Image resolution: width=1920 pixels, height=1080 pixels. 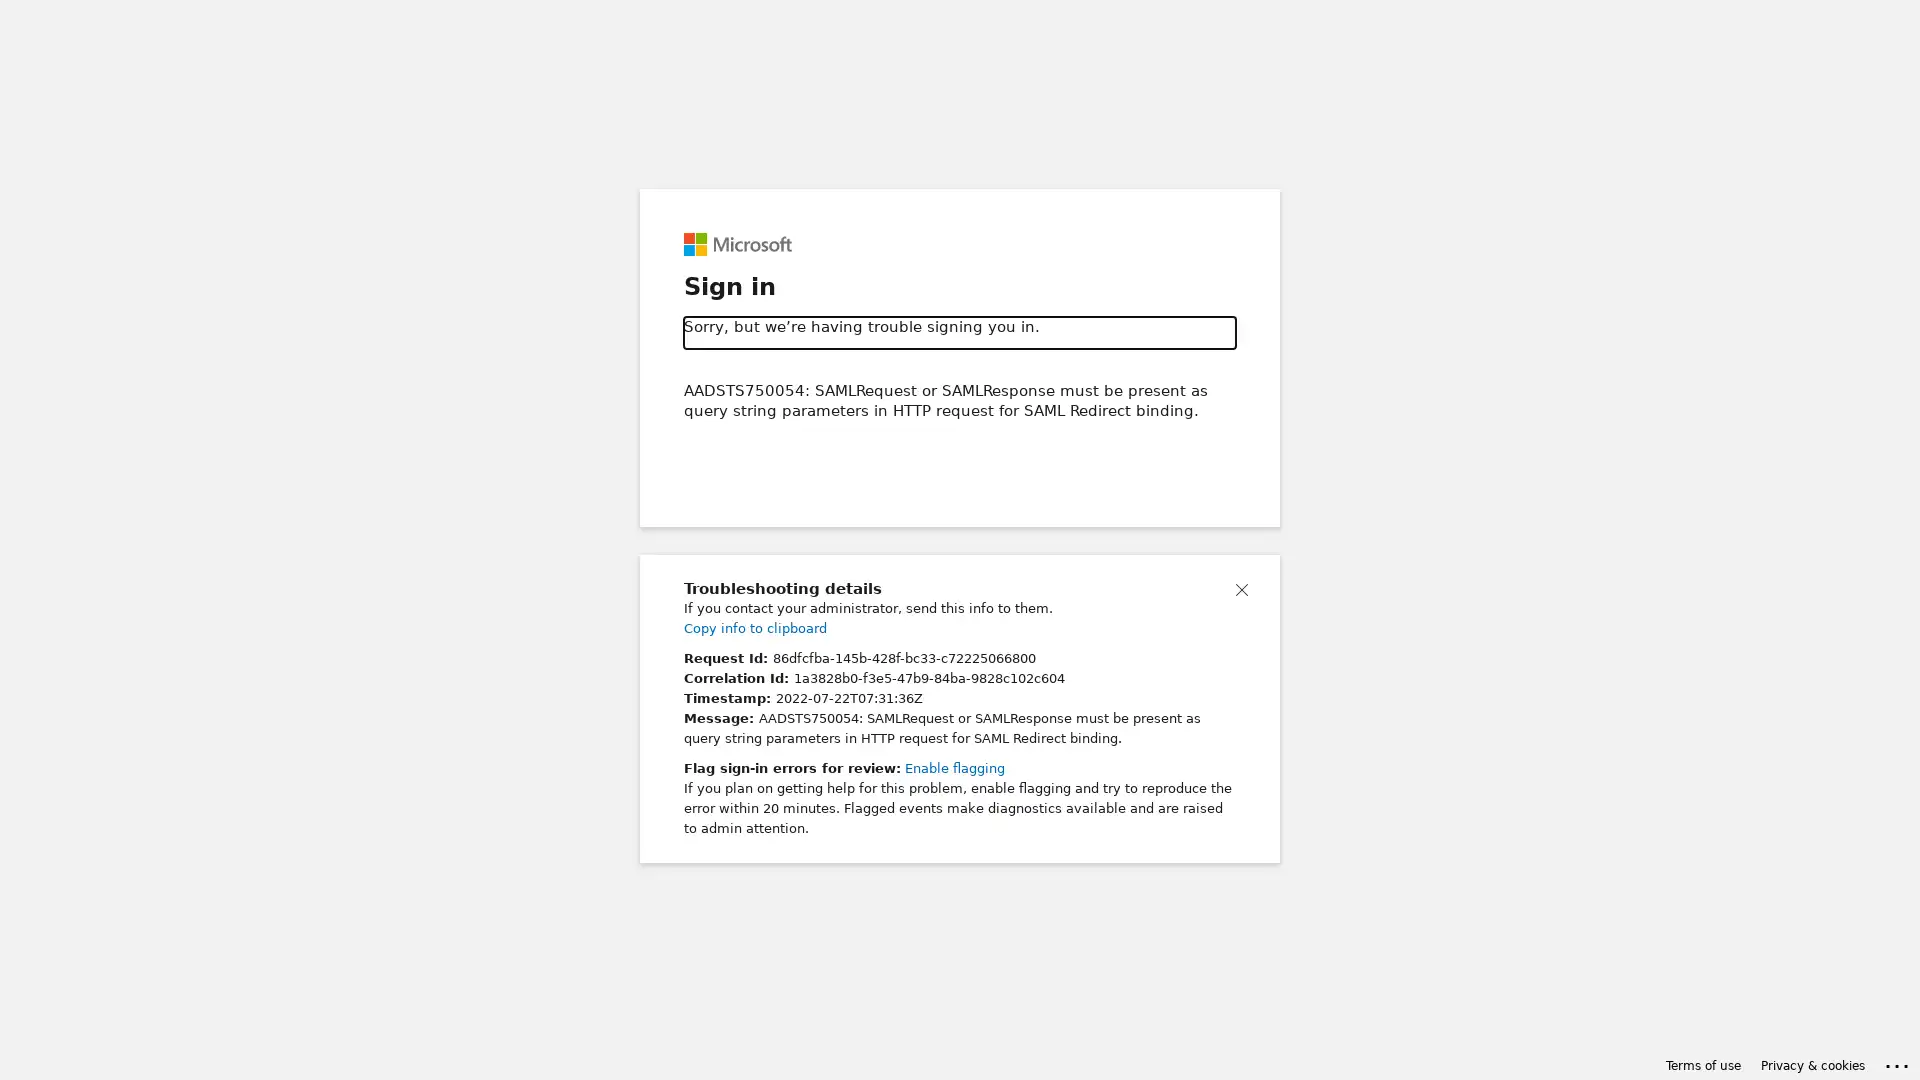 What do you see at coordinates (754, 627) in the screenshot?
I see `Copy info to clipboard` at bounding box center [754, 627].